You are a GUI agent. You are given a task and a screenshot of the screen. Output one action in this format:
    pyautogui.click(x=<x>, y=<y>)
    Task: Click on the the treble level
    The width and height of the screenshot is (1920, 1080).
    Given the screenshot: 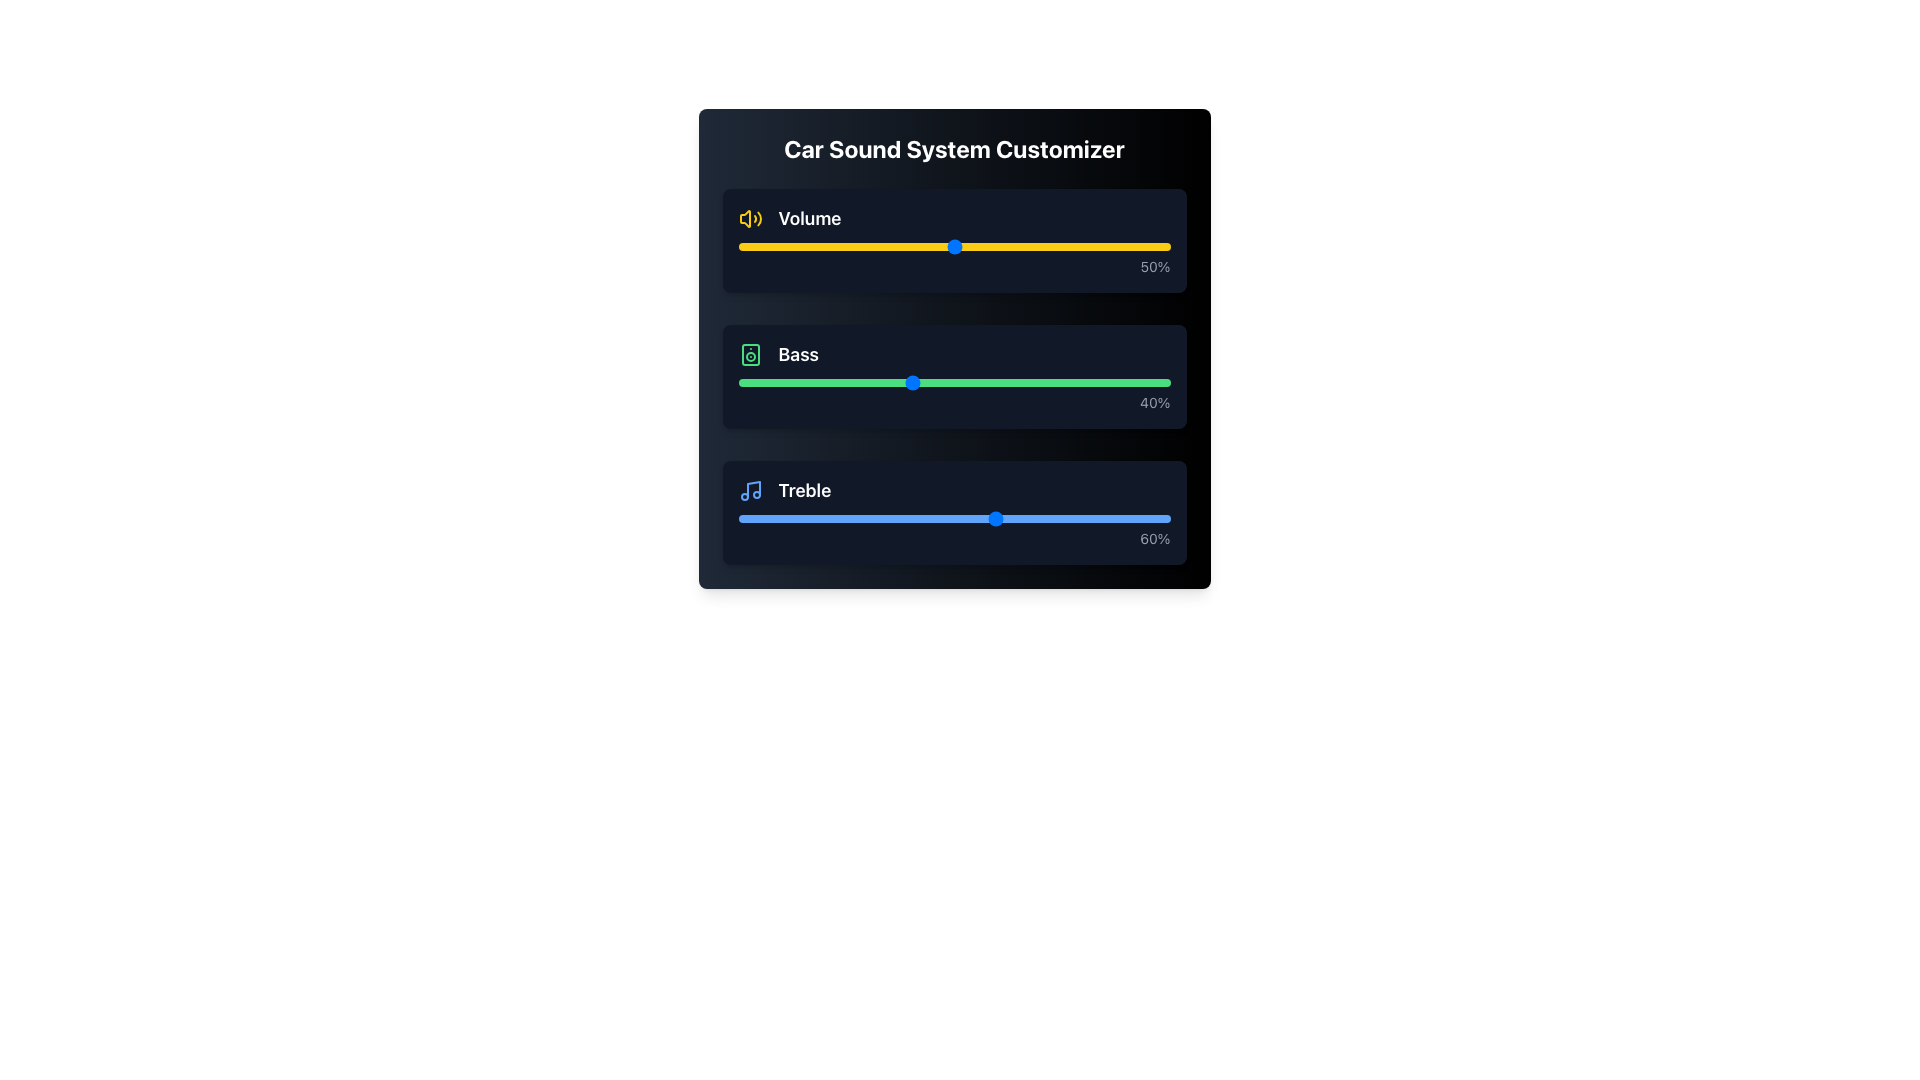 What is the action you would take?
    pyautogui.click(x=1057, y=518)
    